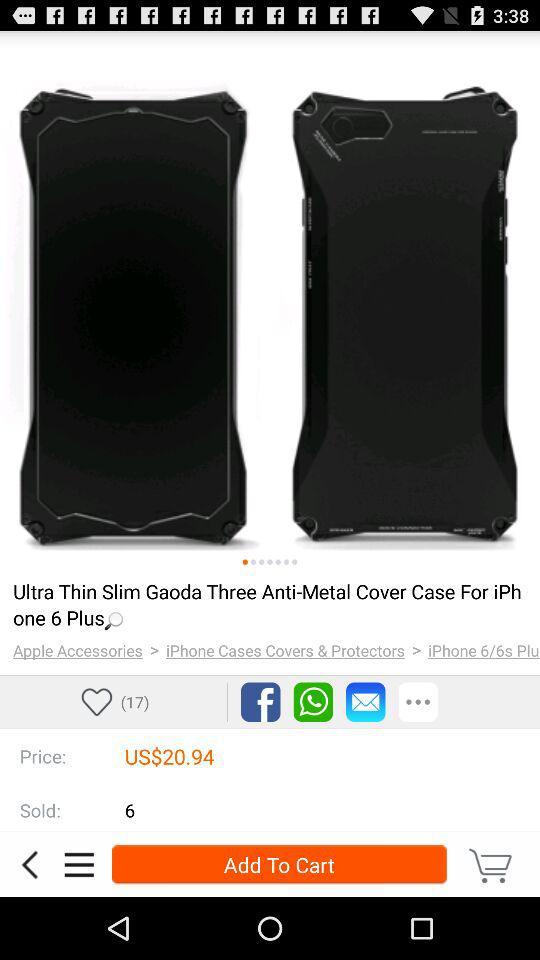 Image resolution: width=540 pixels, height=960 pixels. What do you see at coordinates (261, 562) in the screenshot?
I see `switch to additional products` at bounding box center [261, 562].